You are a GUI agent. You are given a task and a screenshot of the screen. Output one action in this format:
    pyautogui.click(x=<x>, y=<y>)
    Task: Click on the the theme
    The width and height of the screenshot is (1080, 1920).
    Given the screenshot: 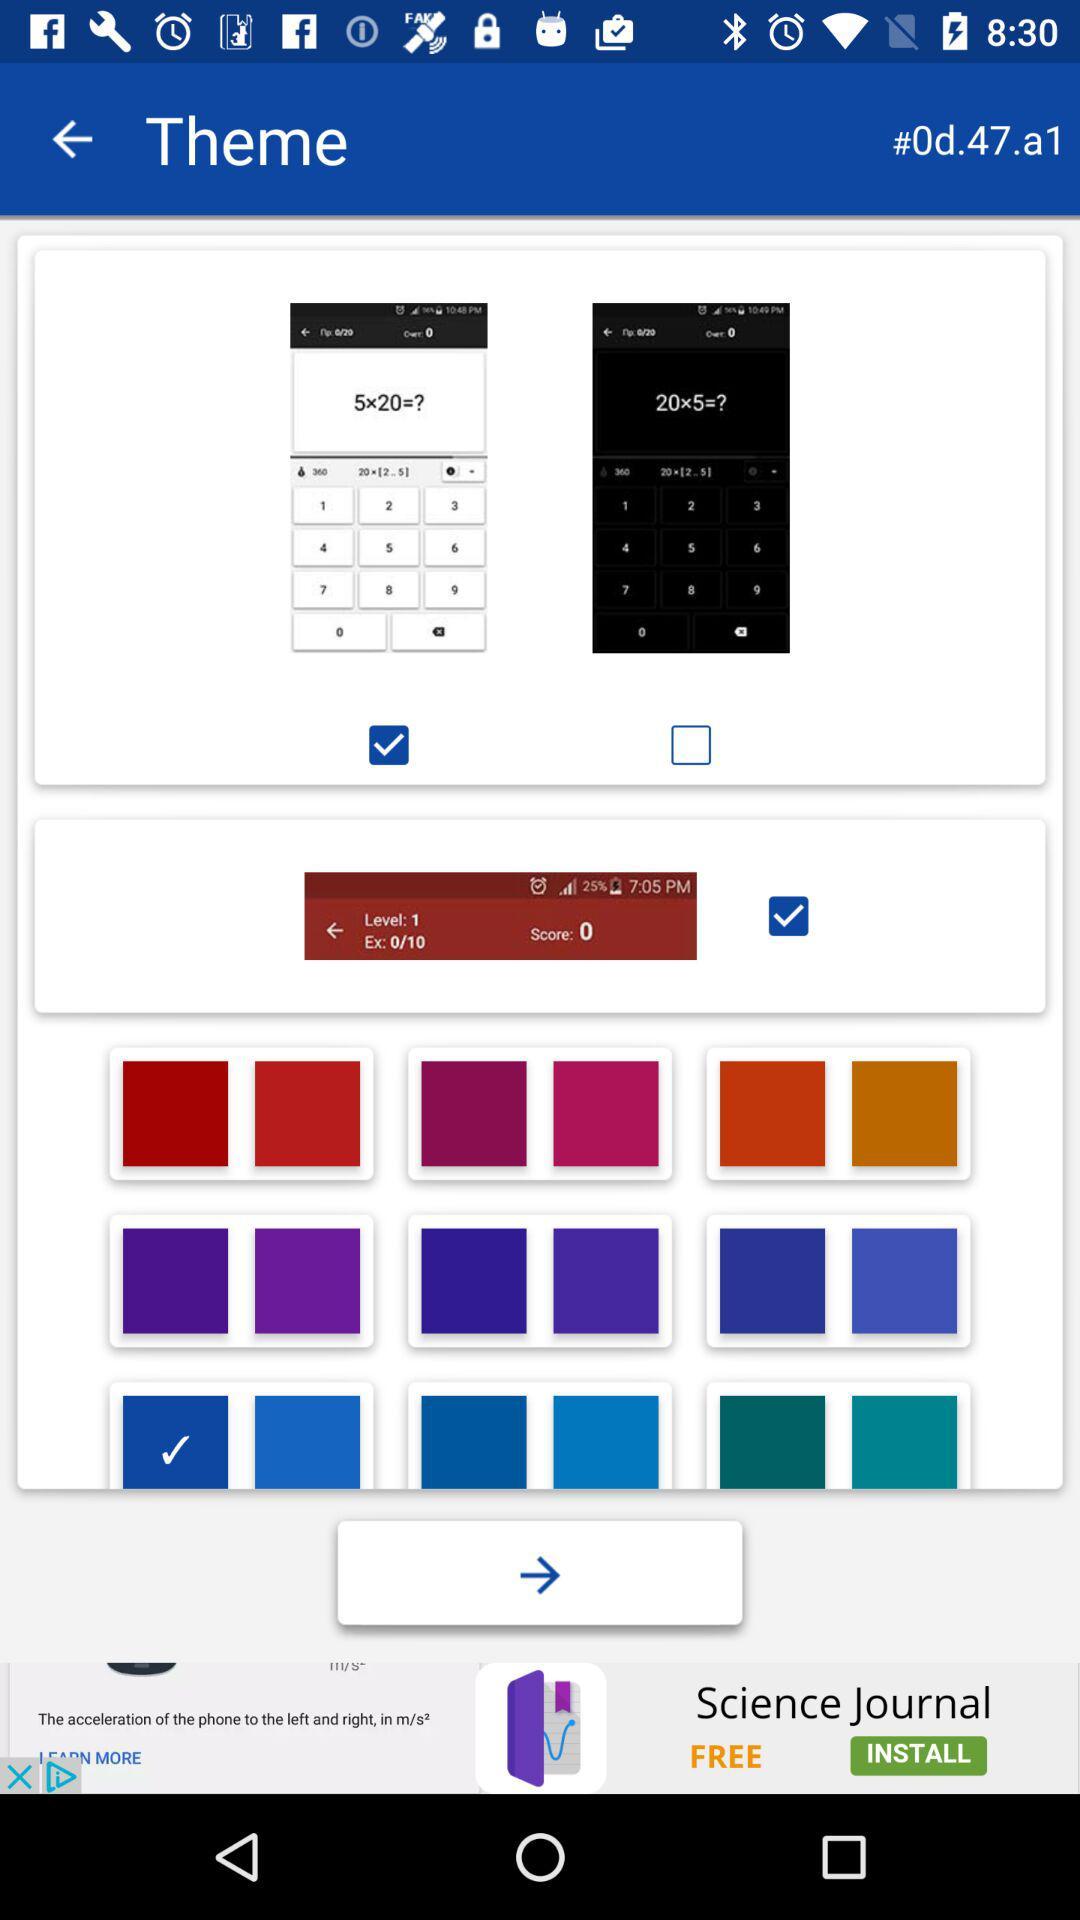 What is the action you would take?
    pyautogui.click(x=604, y=1112)
    